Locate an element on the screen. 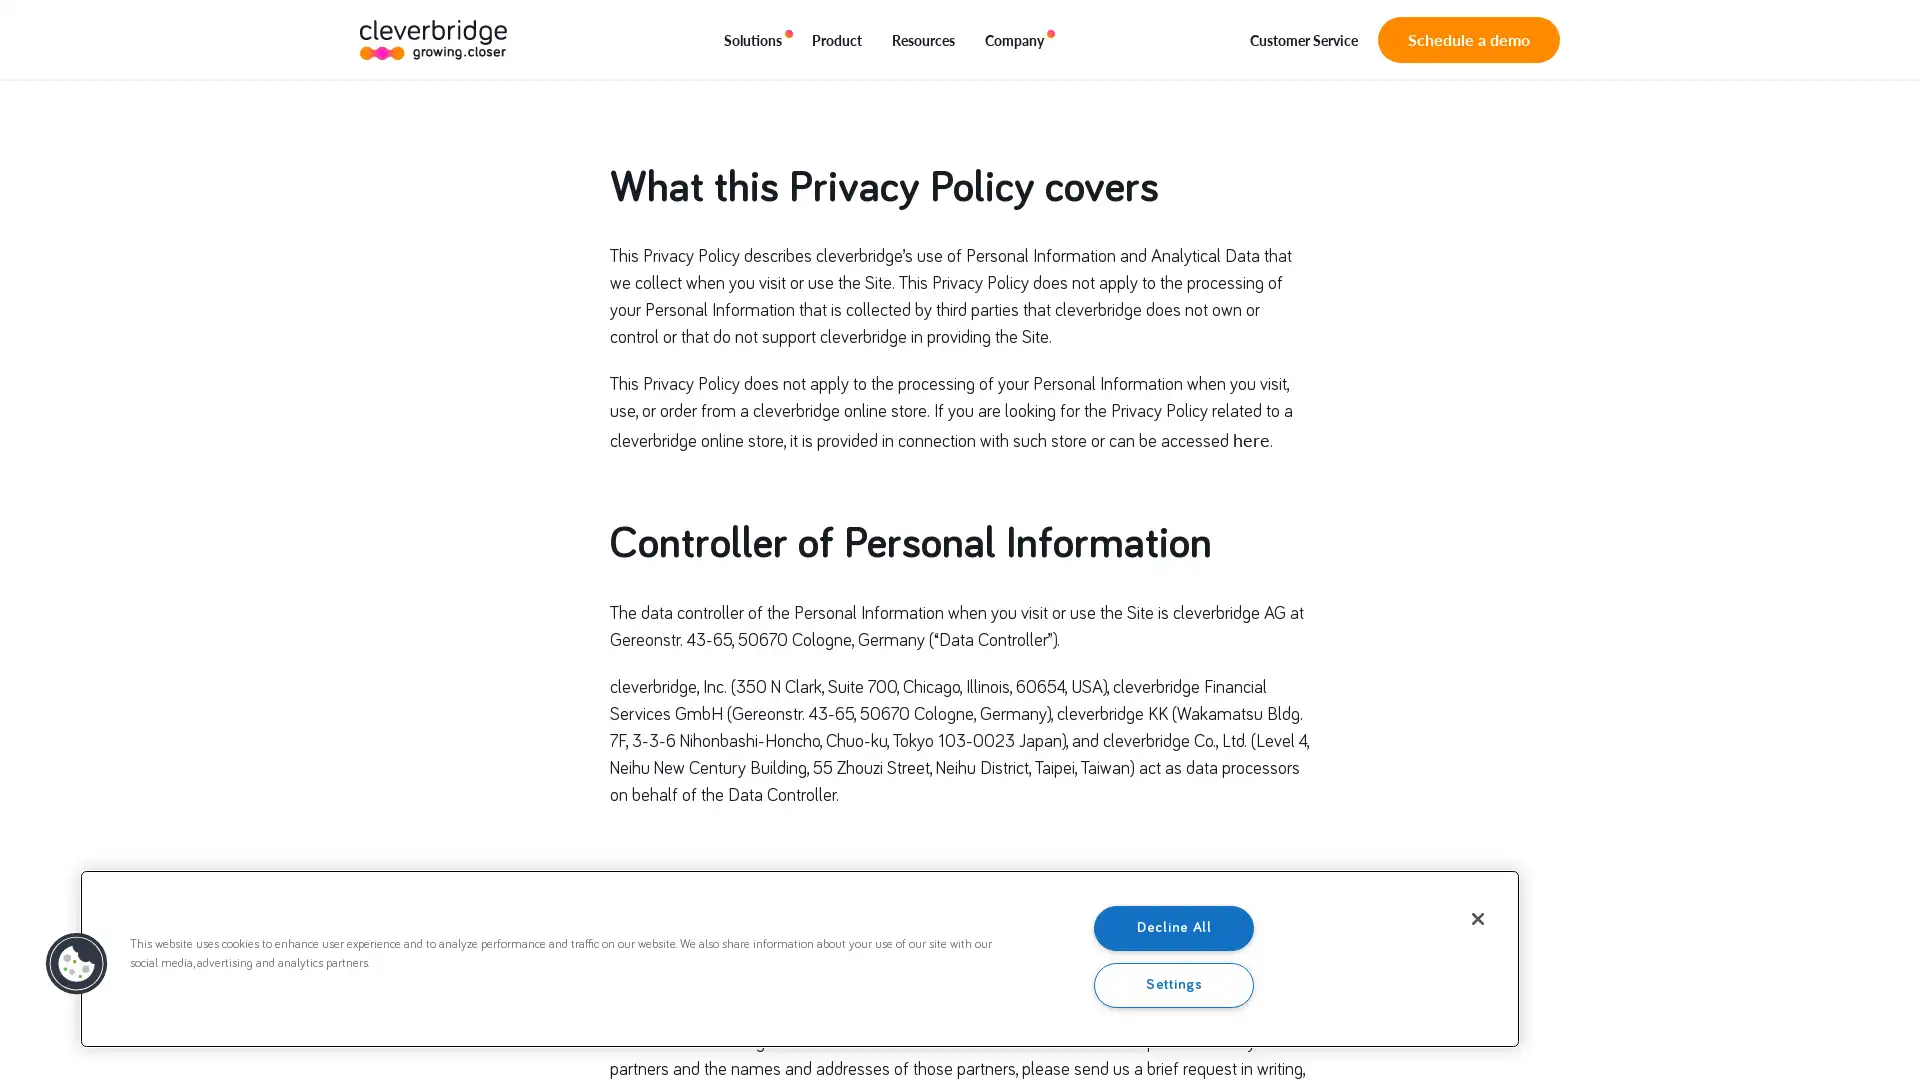 This screenshot has height=1080, width=1920. Close is located at coordinates (1478, 918).